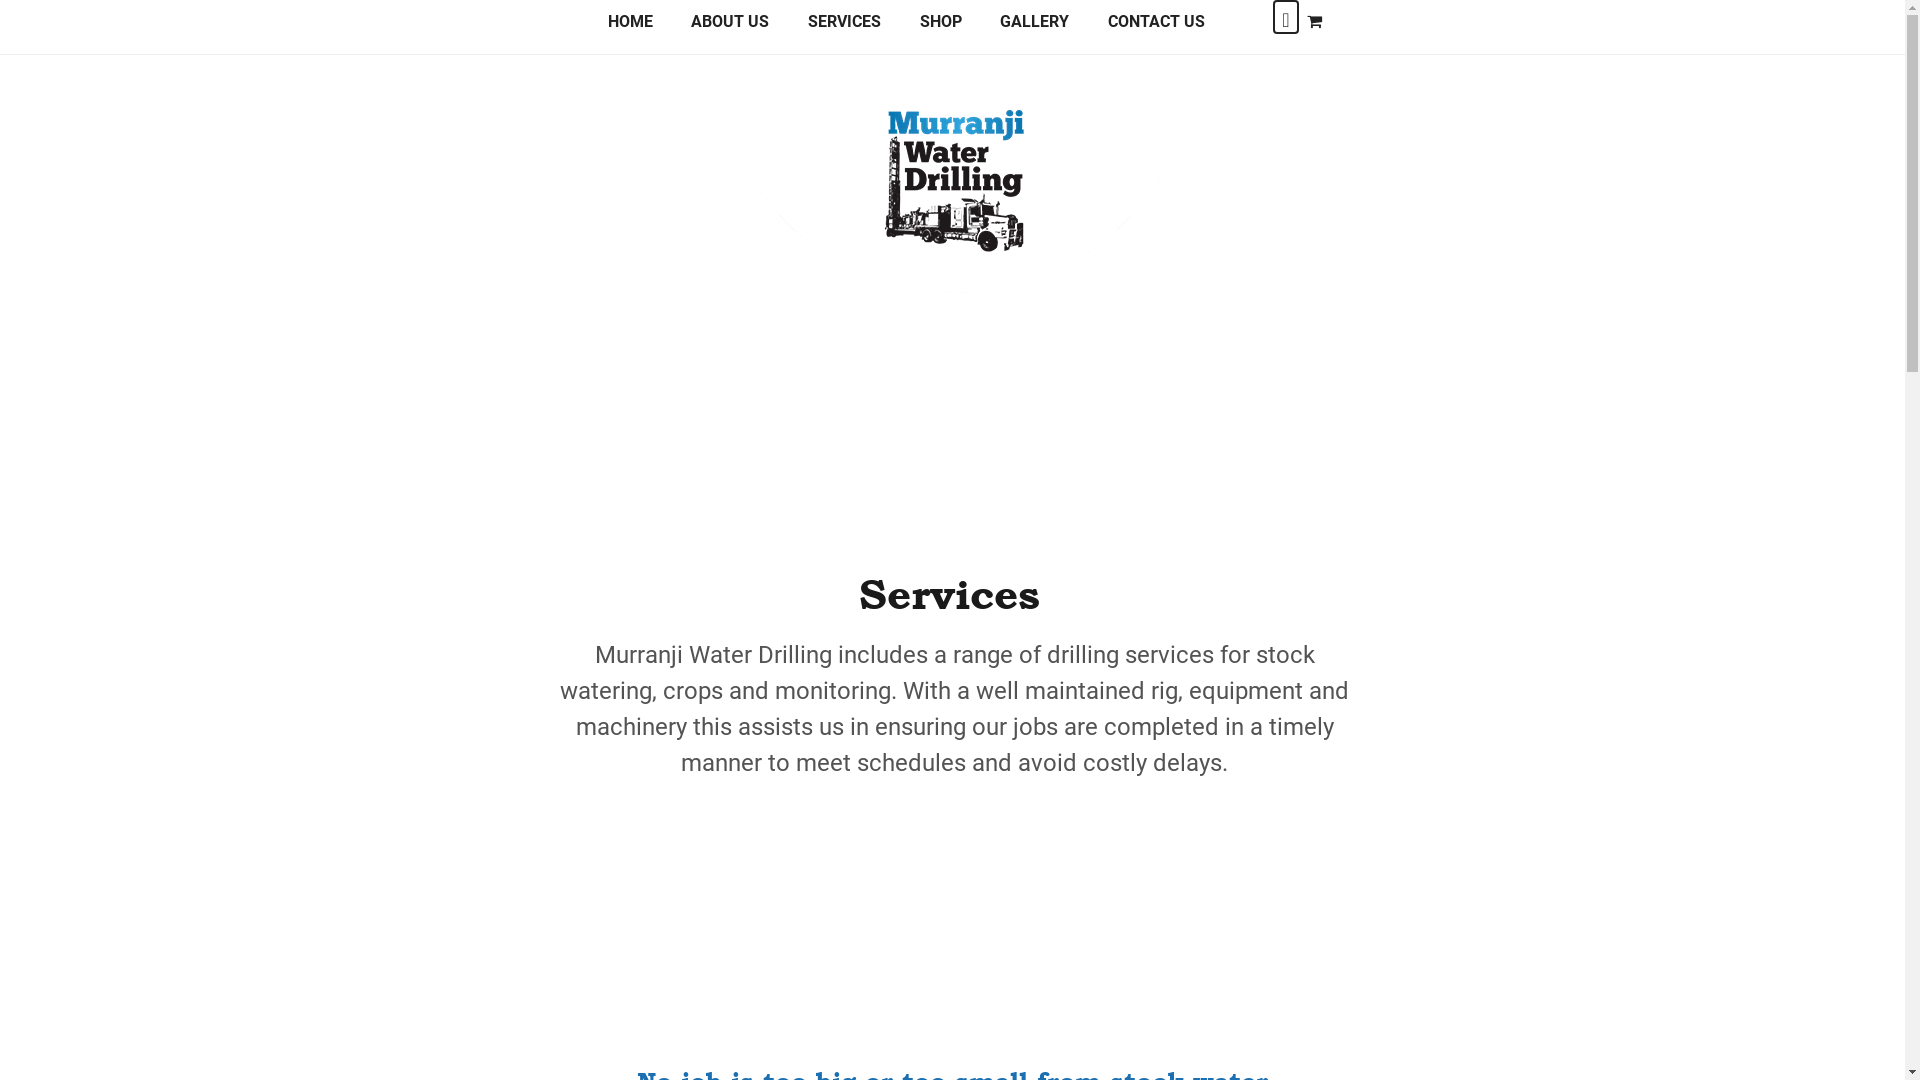 The image size is (1920, 1080). I want to click on 'SHOP', so click(939, 29).